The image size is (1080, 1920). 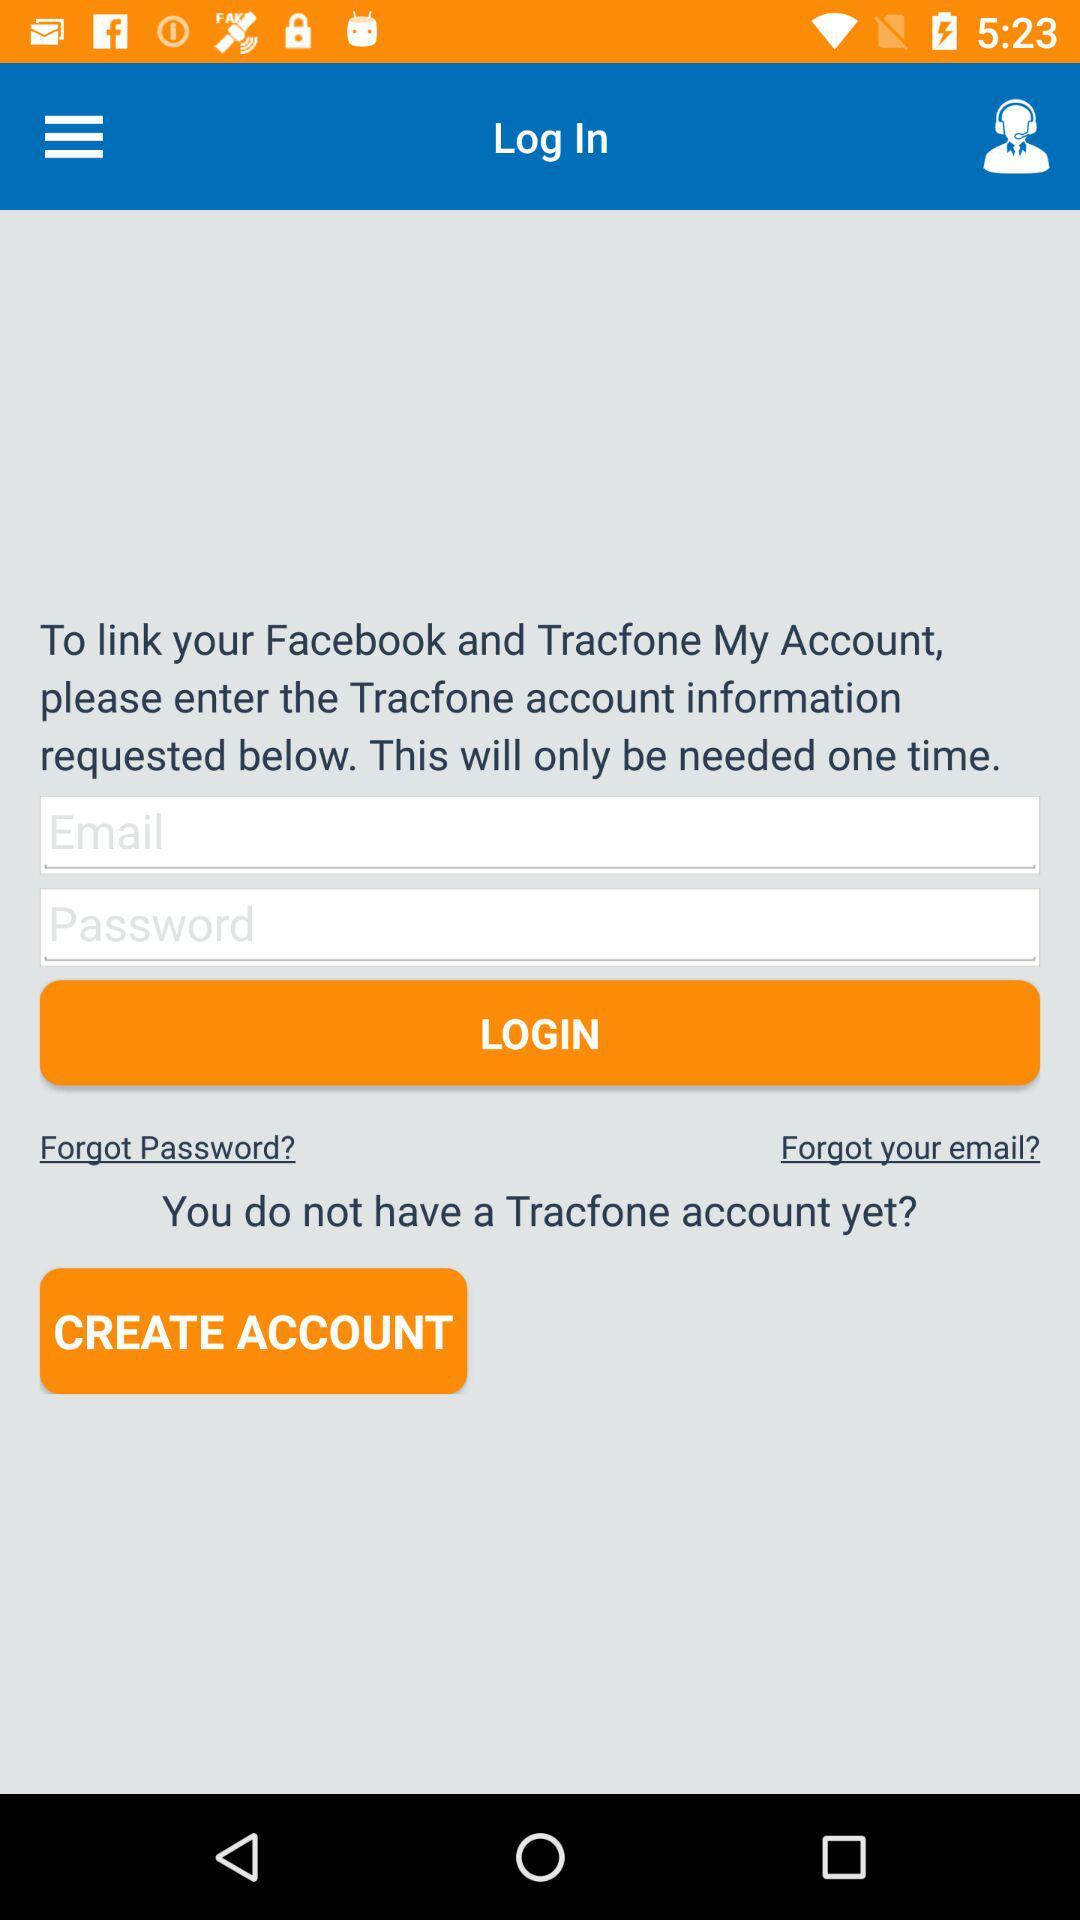 I want to click on create account at the bottom left corner, so click(x=252, y=1331).